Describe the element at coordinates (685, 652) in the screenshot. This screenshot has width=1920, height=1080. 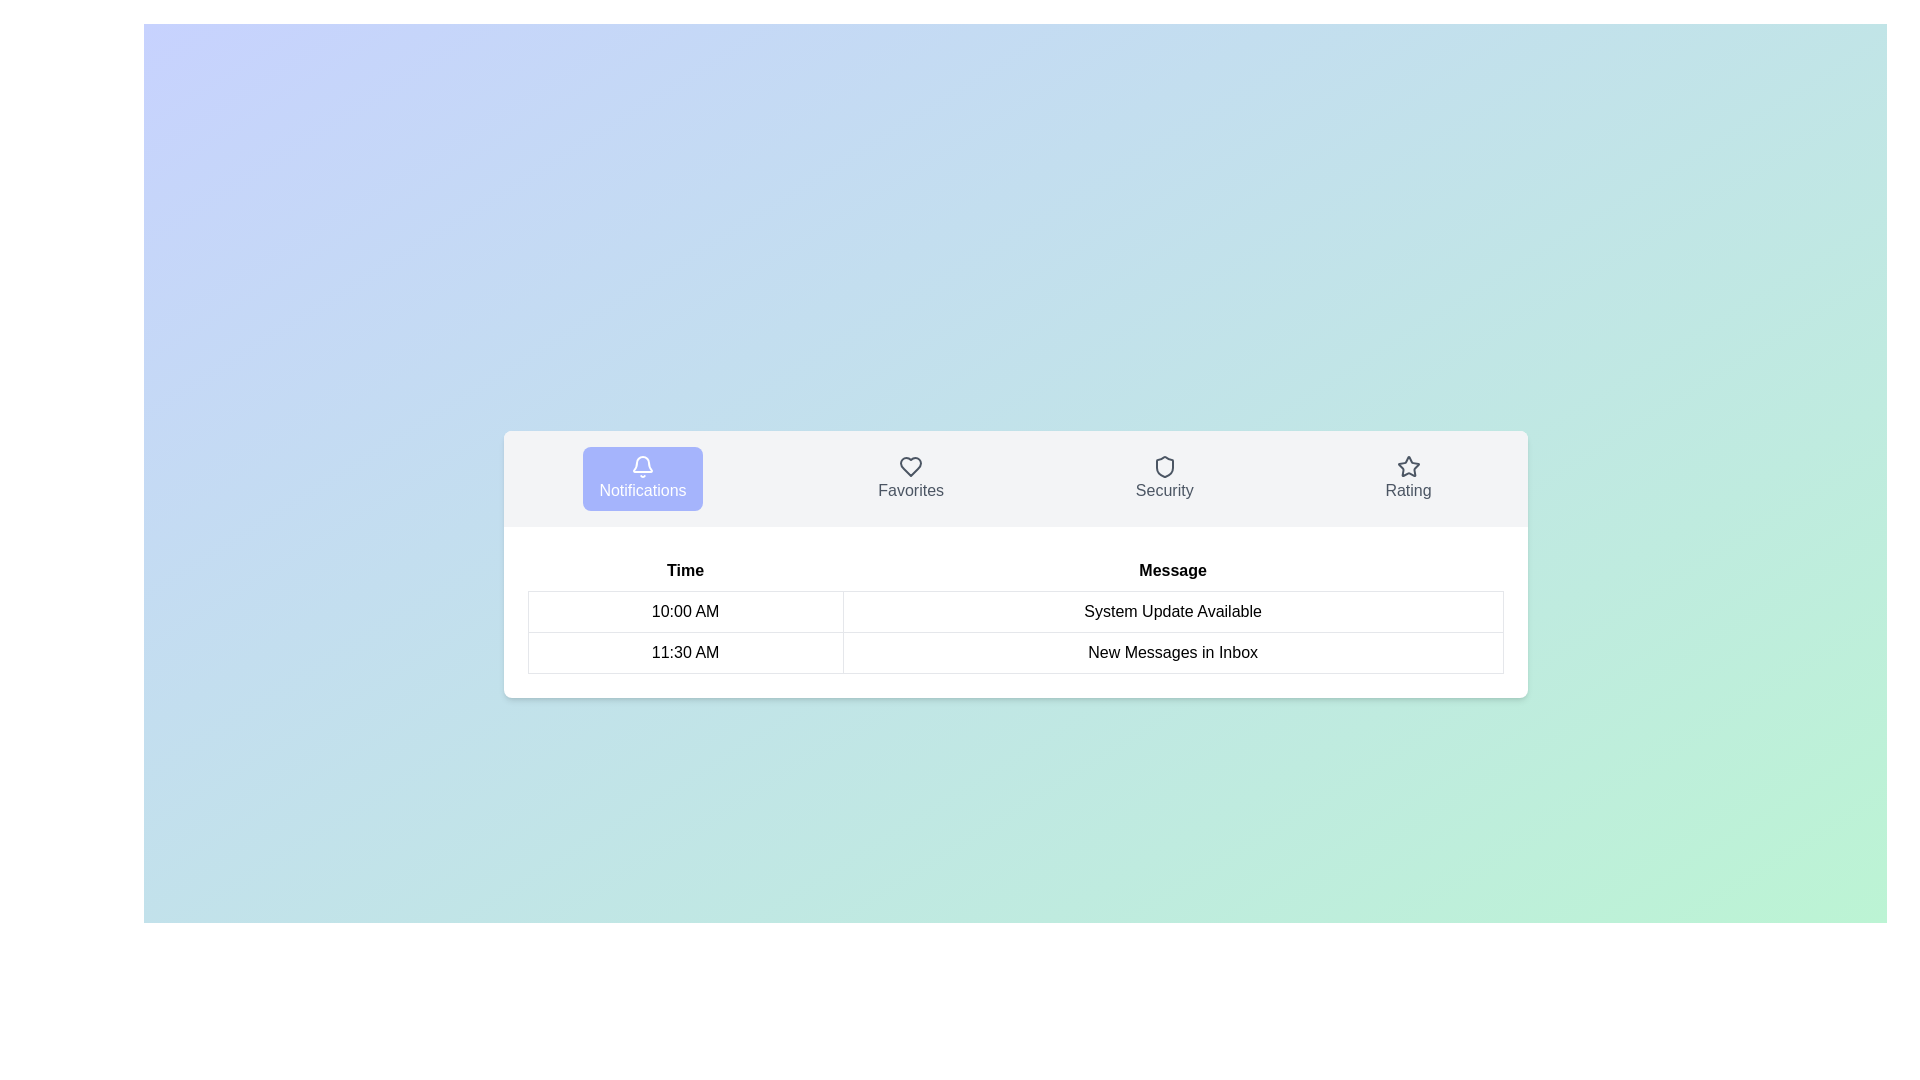
I see `the timestamp indicator text label located in the second row under the 'Time' column of the notification table` at that location.